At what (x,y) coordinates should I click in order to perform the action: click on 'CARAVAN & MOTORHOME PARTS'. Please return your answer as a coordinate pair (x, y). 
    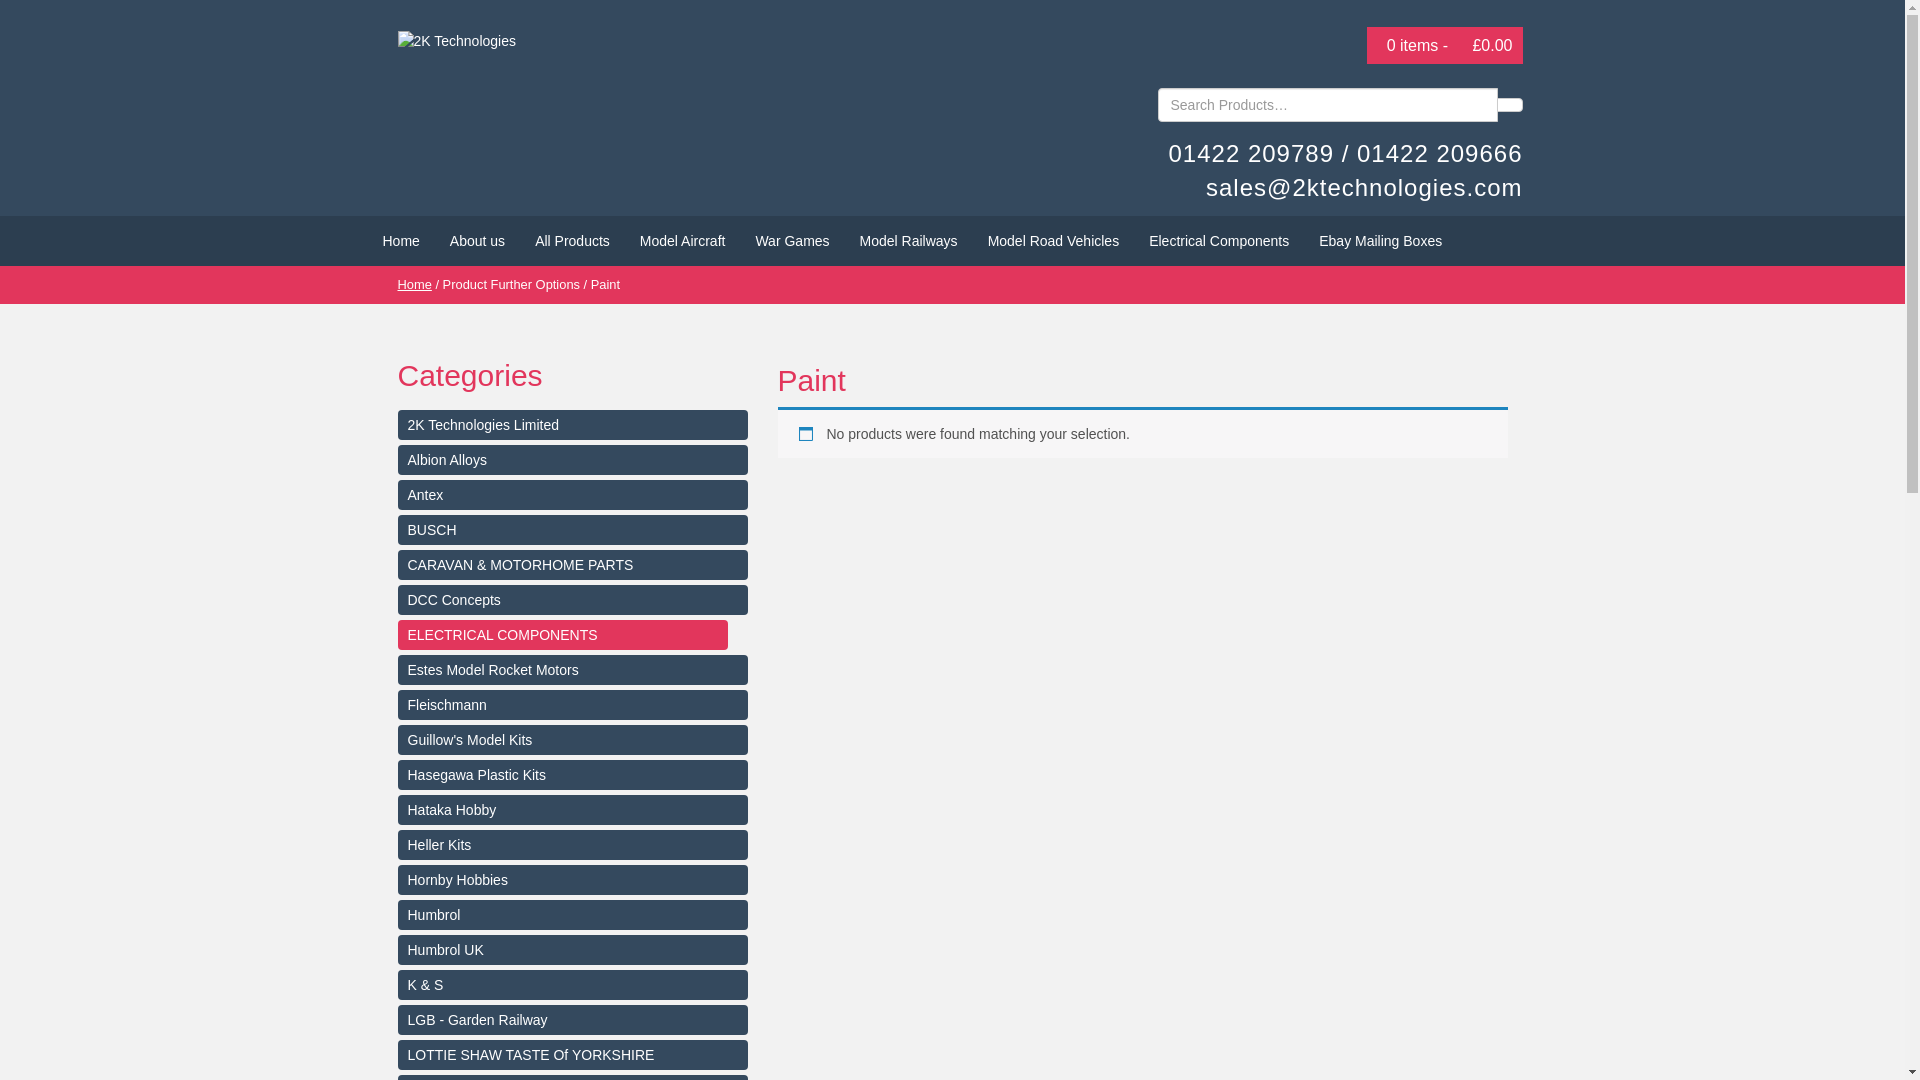
    Looking at the image, I should click on (571, 564).